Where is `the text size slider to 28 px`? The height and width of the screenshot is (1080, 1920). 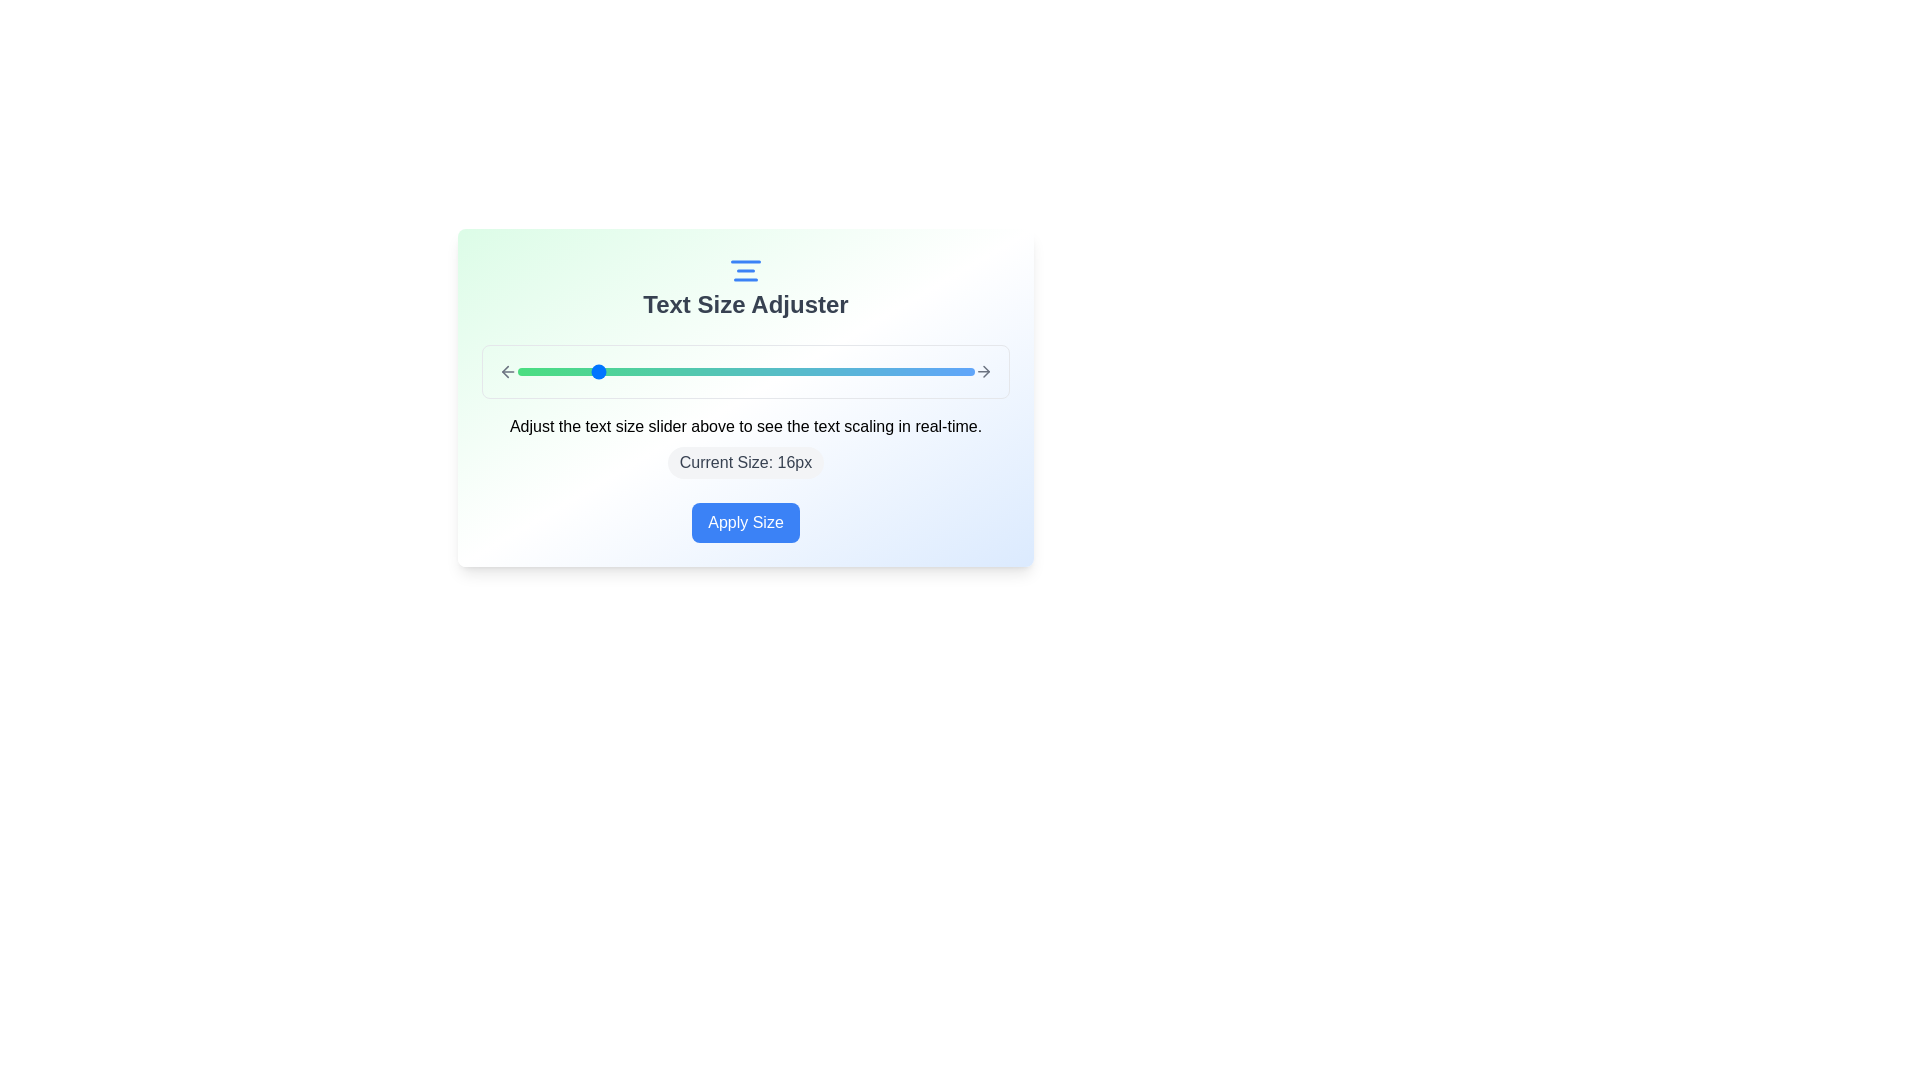 the text size slider to 28 px is located at coordinates (822, 371).